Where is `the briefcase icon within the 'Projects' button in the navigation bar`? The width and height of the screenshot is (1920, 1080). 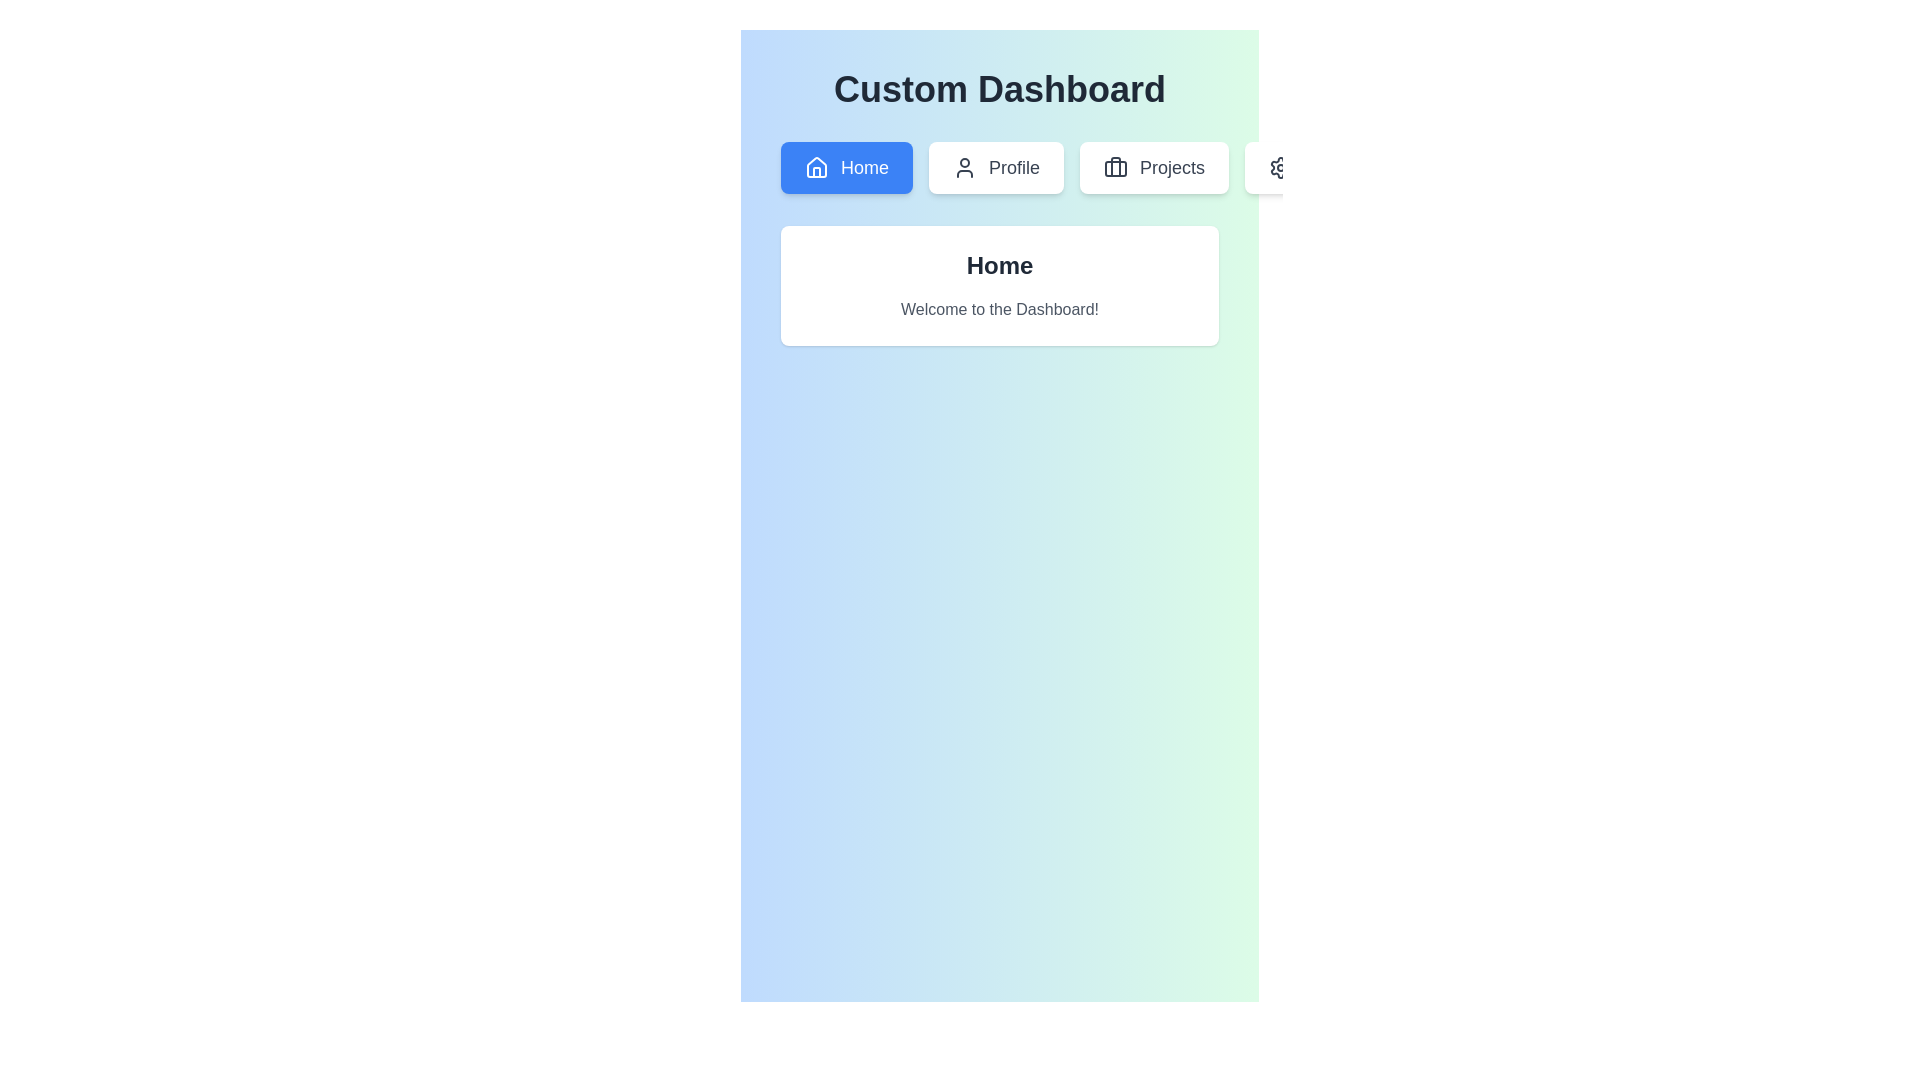 the briefcase icon within the 'Projects' button in the navigation bar is located at coordinates (1115, 167).